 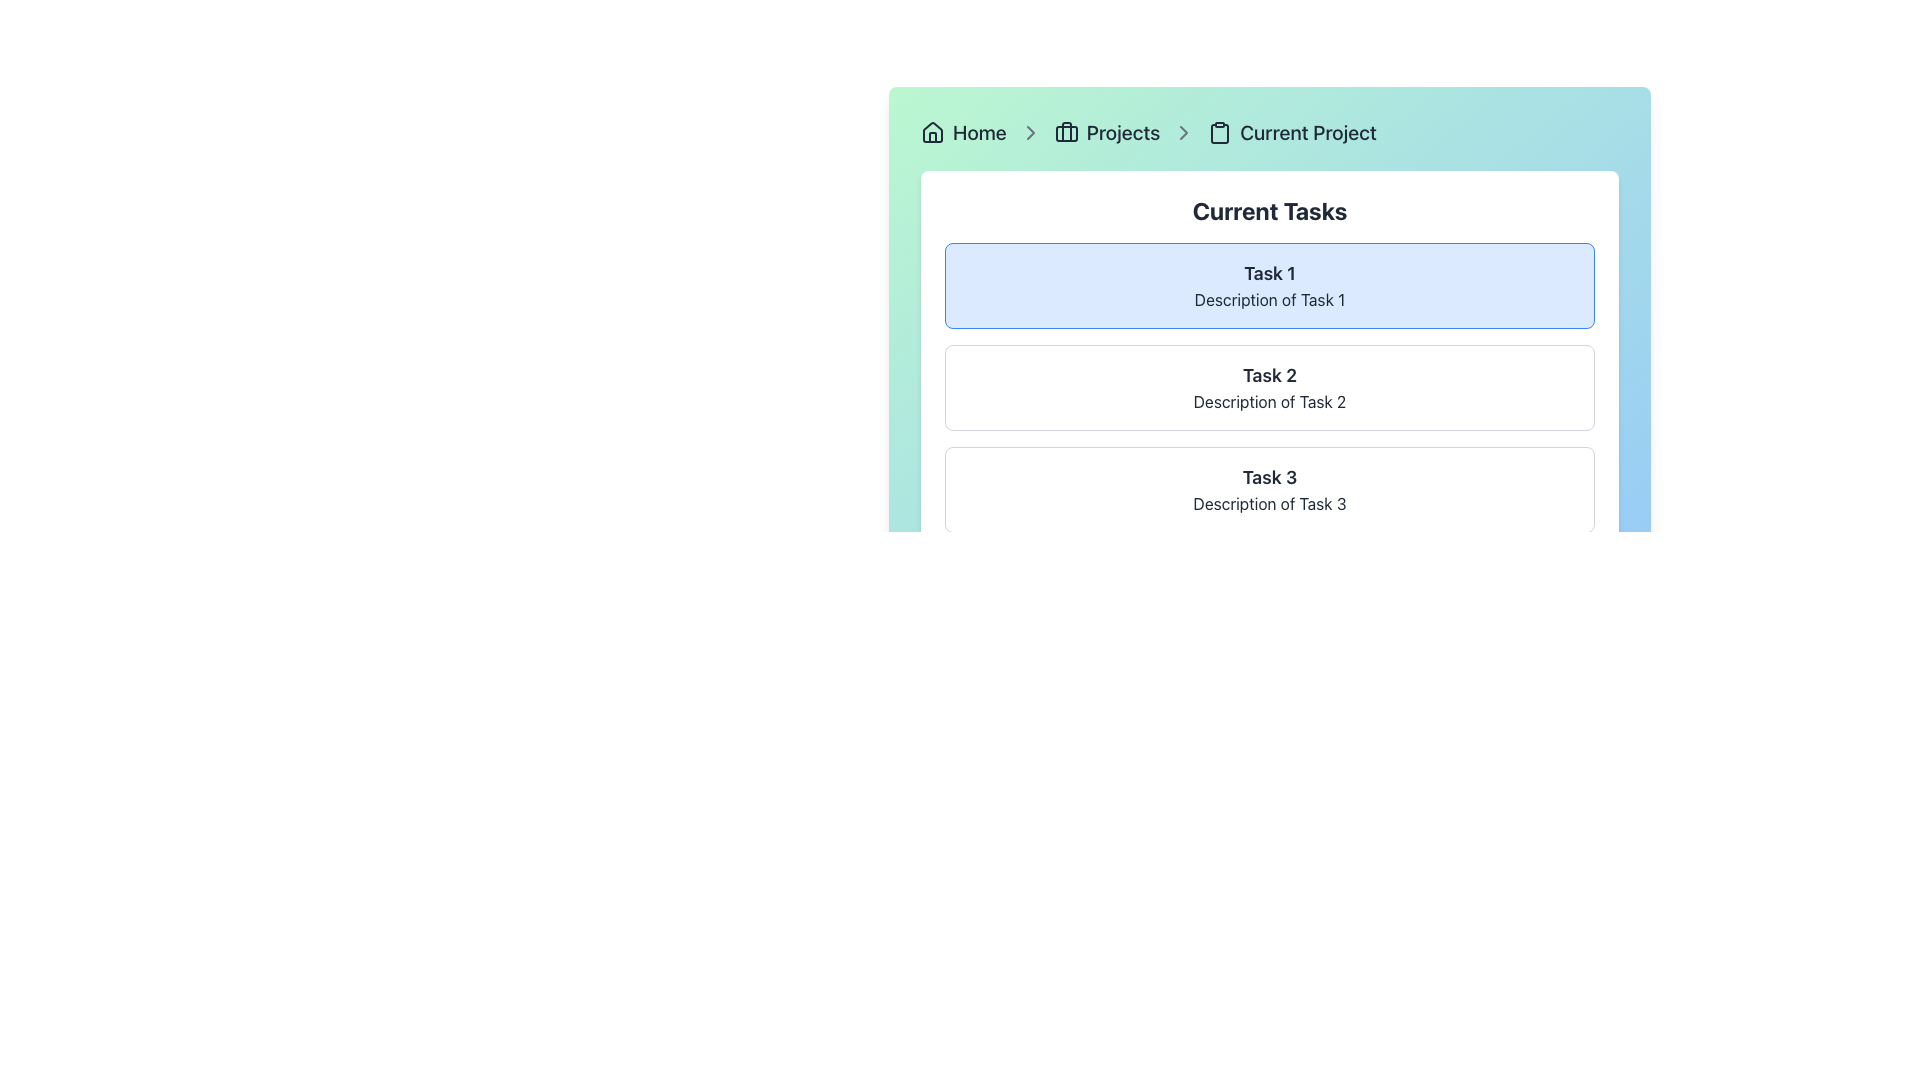 I want to click on the second arrow-shaped icon in the breadcrumb navigation bar, which is styled with a black outline and separates the 'Projects' and 'Current Project' labels, so click(x=1030, y=132).